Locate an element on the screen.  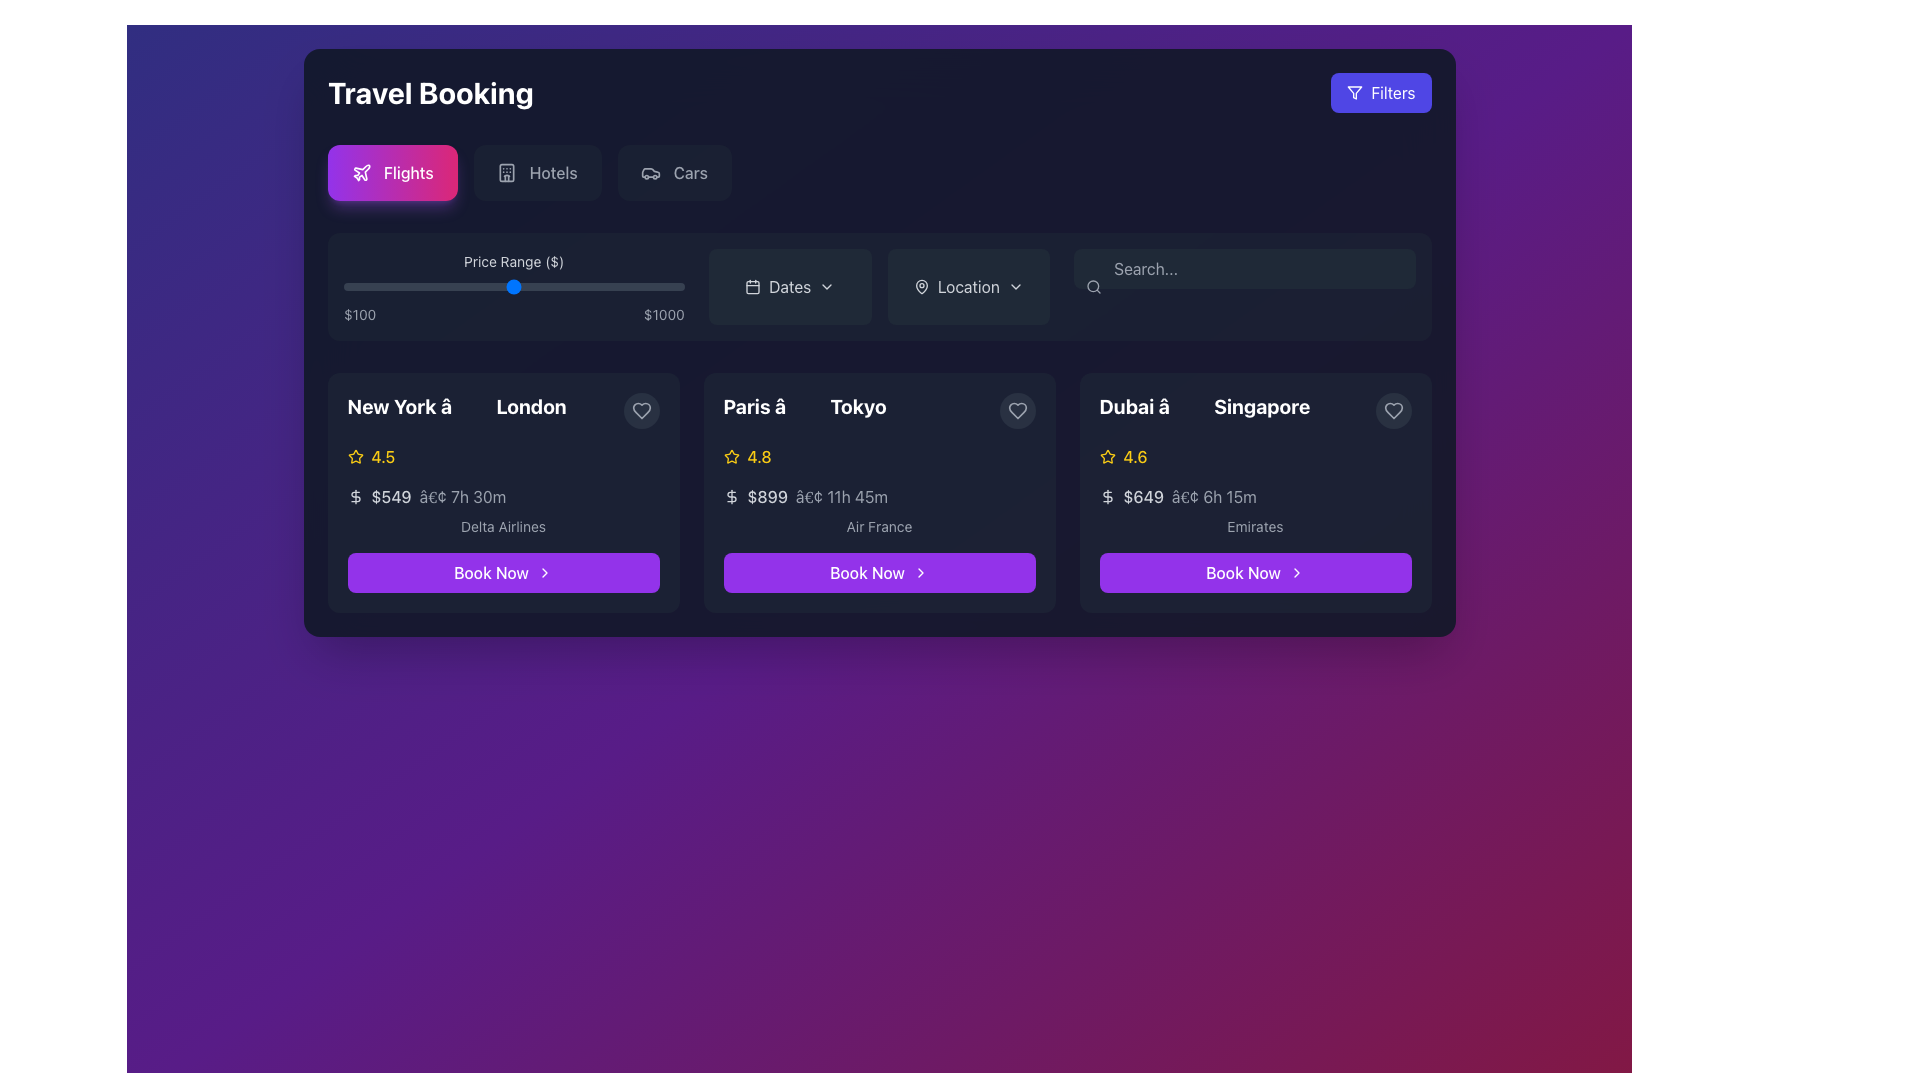
rating value displayed next to the star icon in the upper-left corner of the flight search result card for 'New York to London' is located at coordinates (383, 456).